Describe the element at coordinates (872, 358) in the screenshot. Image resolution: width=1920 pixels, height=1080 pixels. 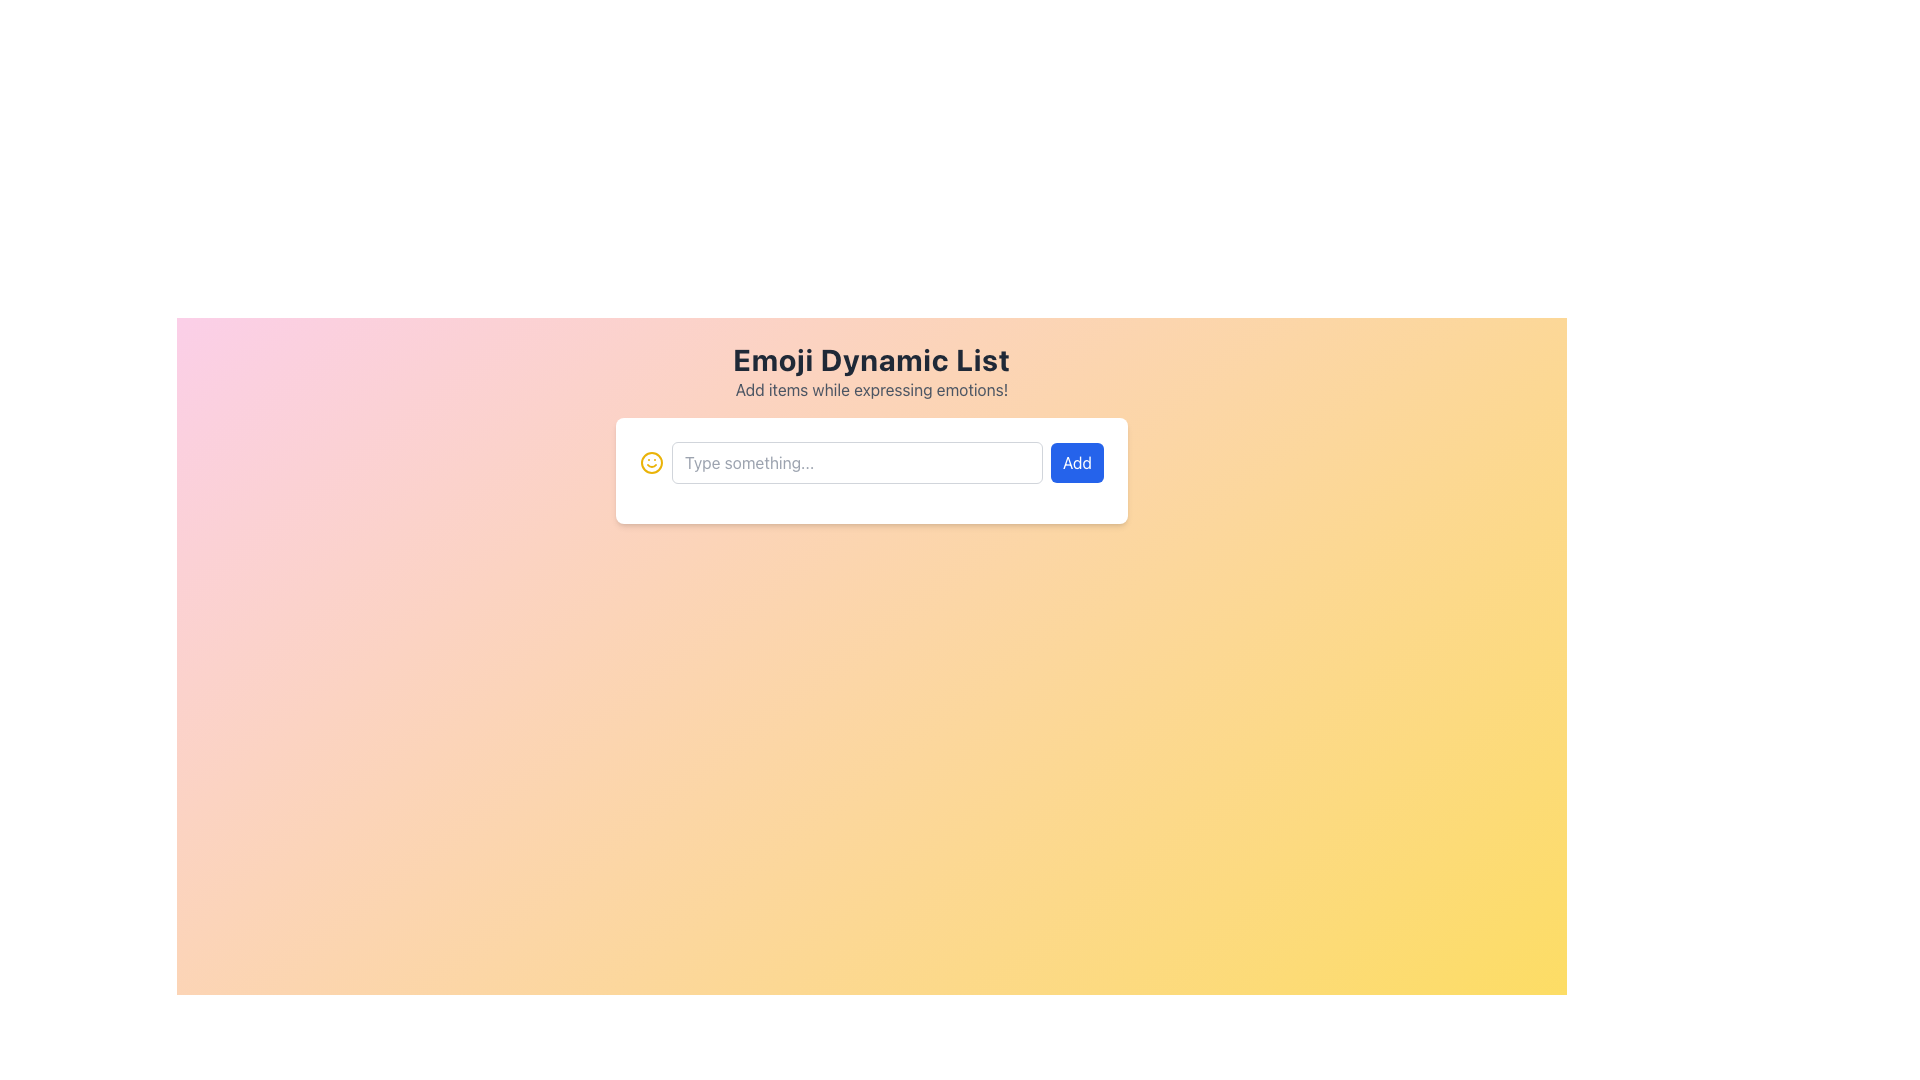
I see `the large, bold text label reading 'Emoji Dynamic List', which is centrally positioned at the top of the interface, above the smaller text 'Add items while expressing emotions!'` at that location.